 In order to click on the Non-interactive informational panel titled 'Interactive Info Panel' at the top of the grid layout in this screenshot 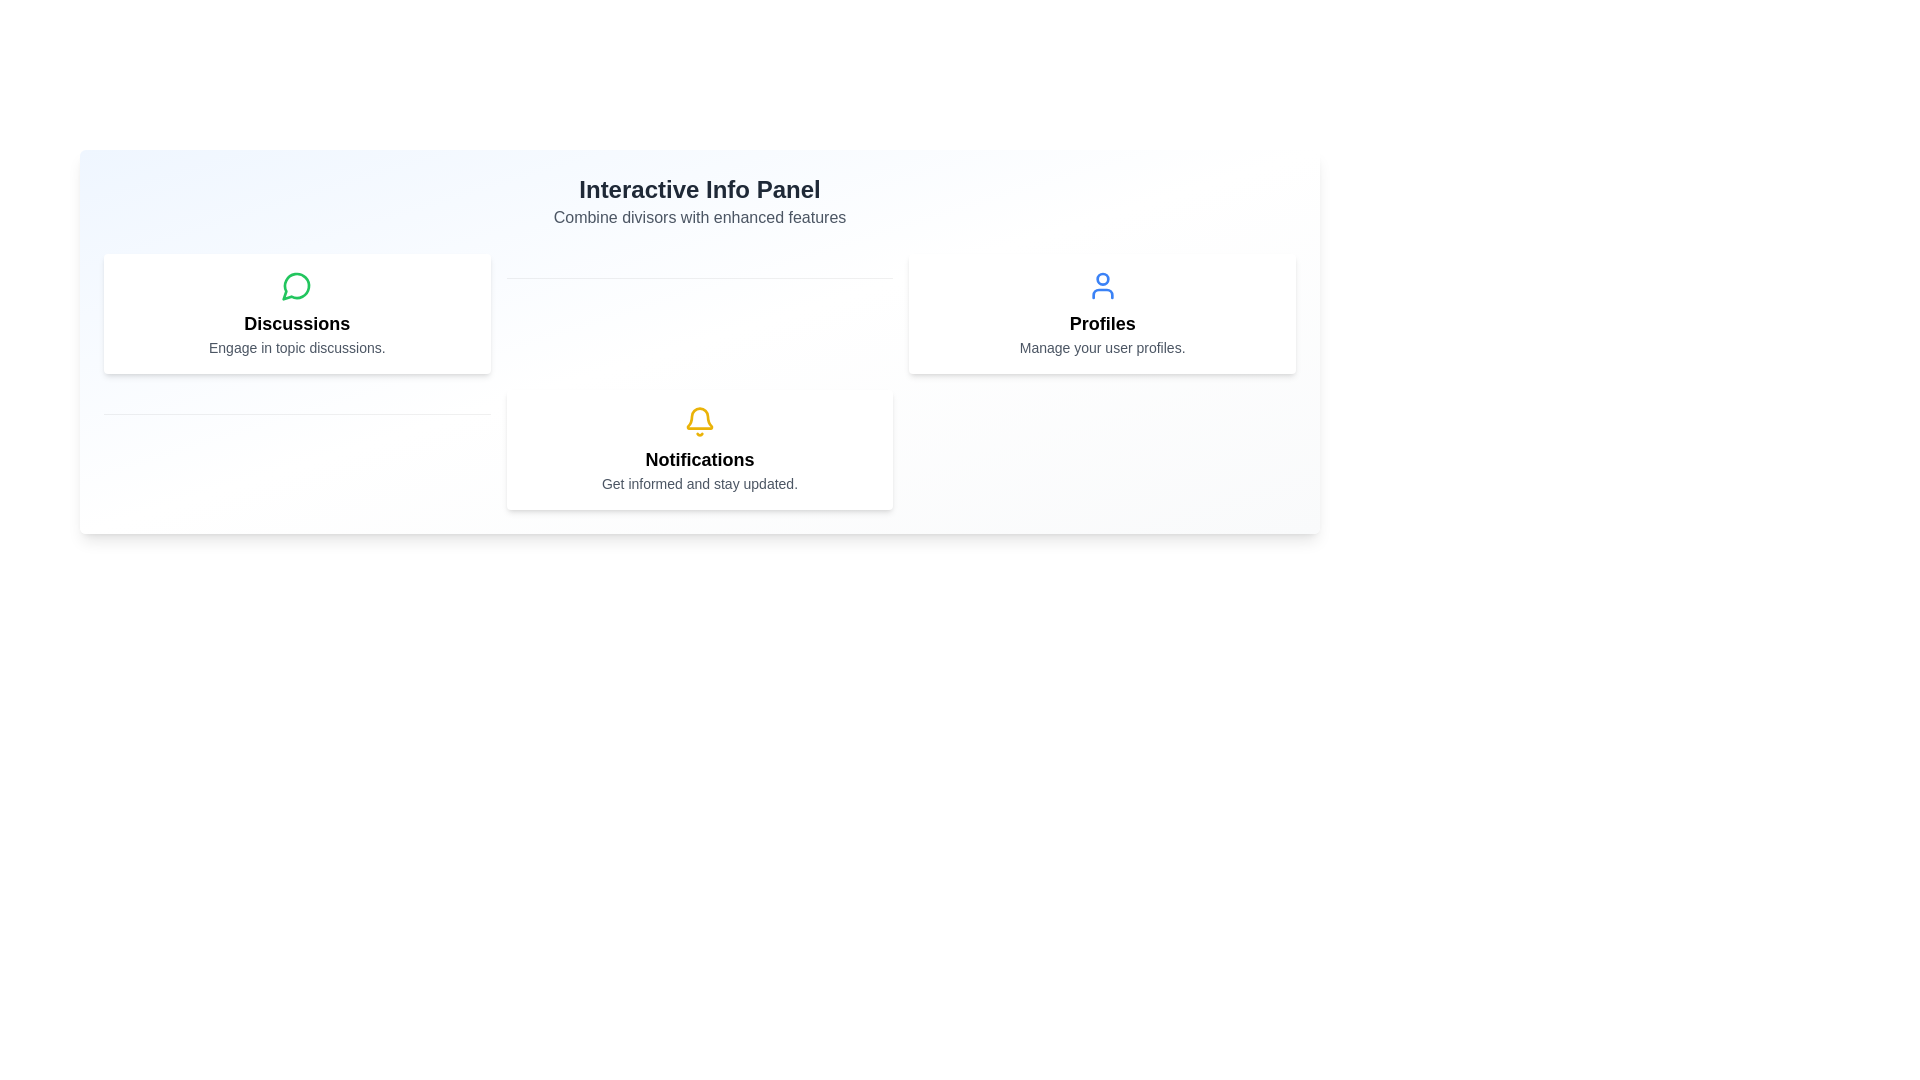, I will do `click(700, 201)`.